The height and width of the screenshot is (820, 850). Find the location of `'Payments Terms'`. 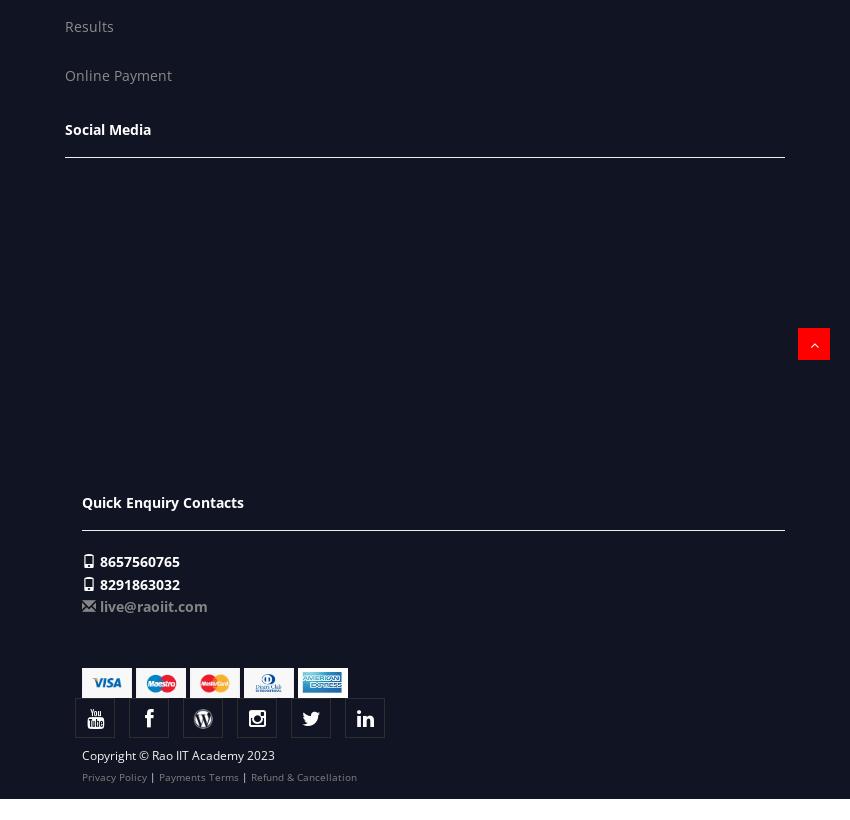

'Payments Terms' is located at coordinates (197, 777).